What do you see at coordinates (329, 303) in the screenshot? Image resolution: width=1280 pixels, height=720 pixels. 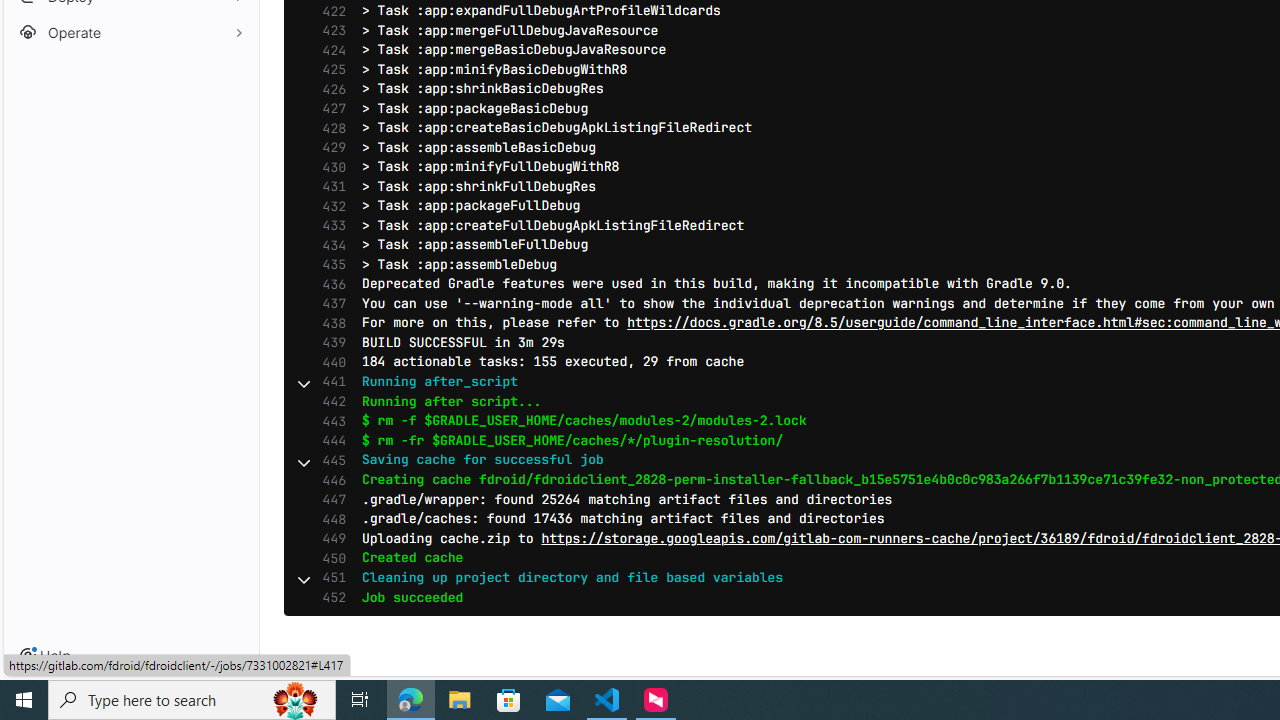 I see `'437'` at bounding box center [329, 303].